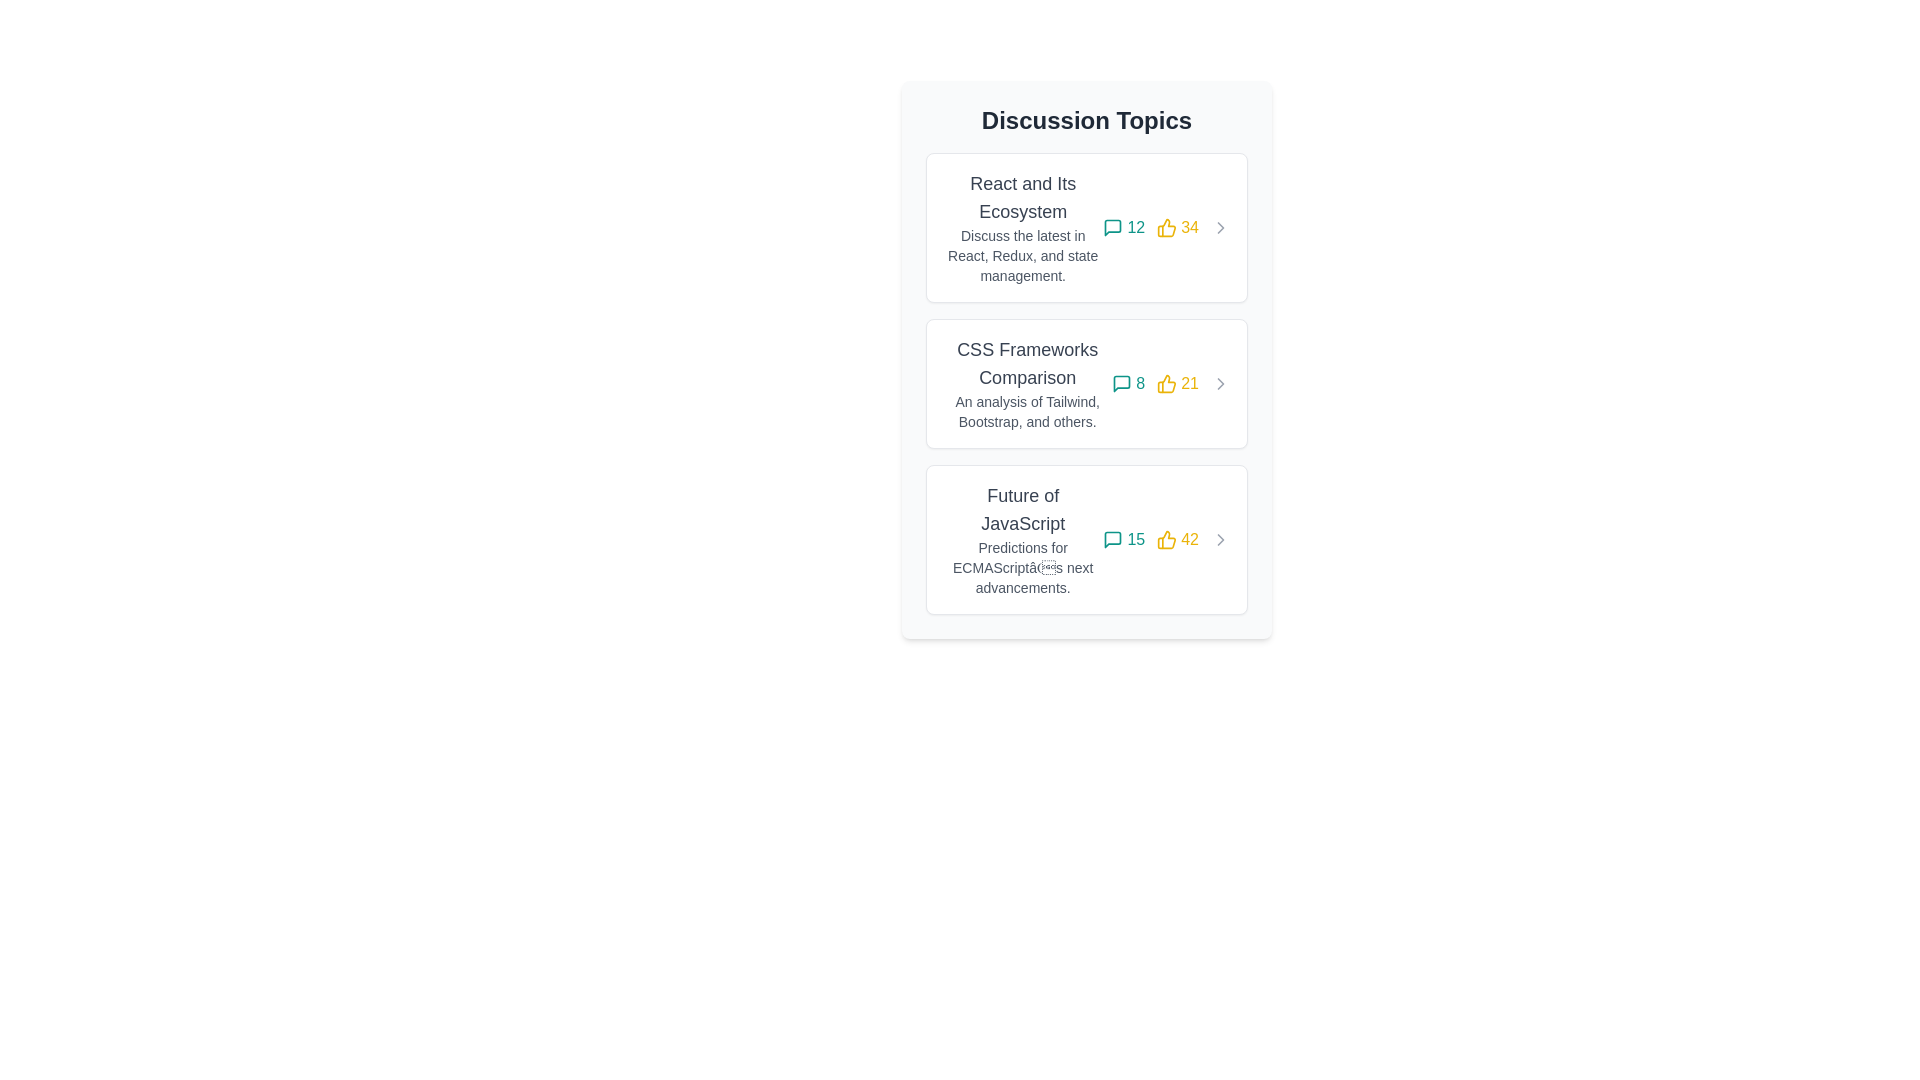 This screenshot has width=1920, height=1080. Describe the element at coordinates (1023, 254) in the screenshot. I see `text label that provides a brief description of the discussion topic titled 'React and Its Ecosystem', which is located below the heading of the same title and is the first in the vertical list of discussion topics` at that location.